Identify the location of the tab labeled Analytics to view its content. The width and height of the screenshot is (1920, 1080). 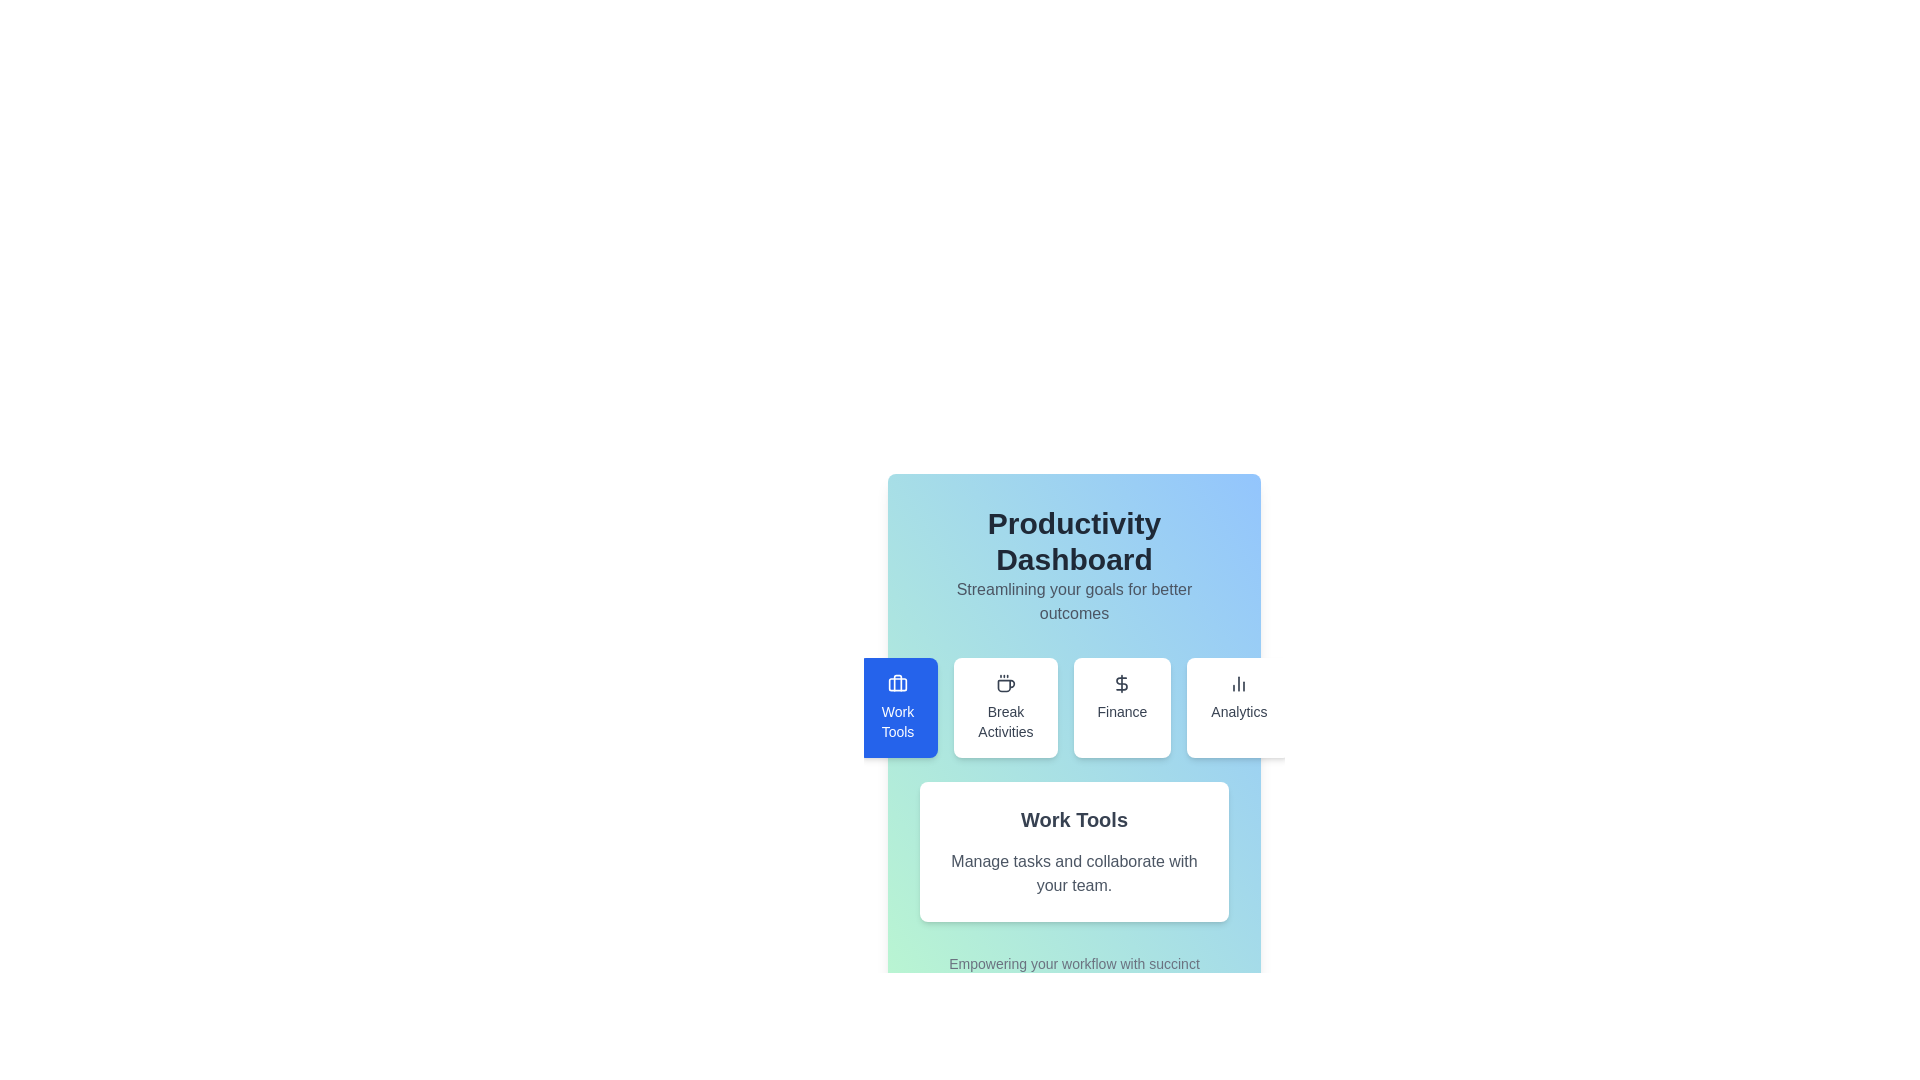
(1238, 707).